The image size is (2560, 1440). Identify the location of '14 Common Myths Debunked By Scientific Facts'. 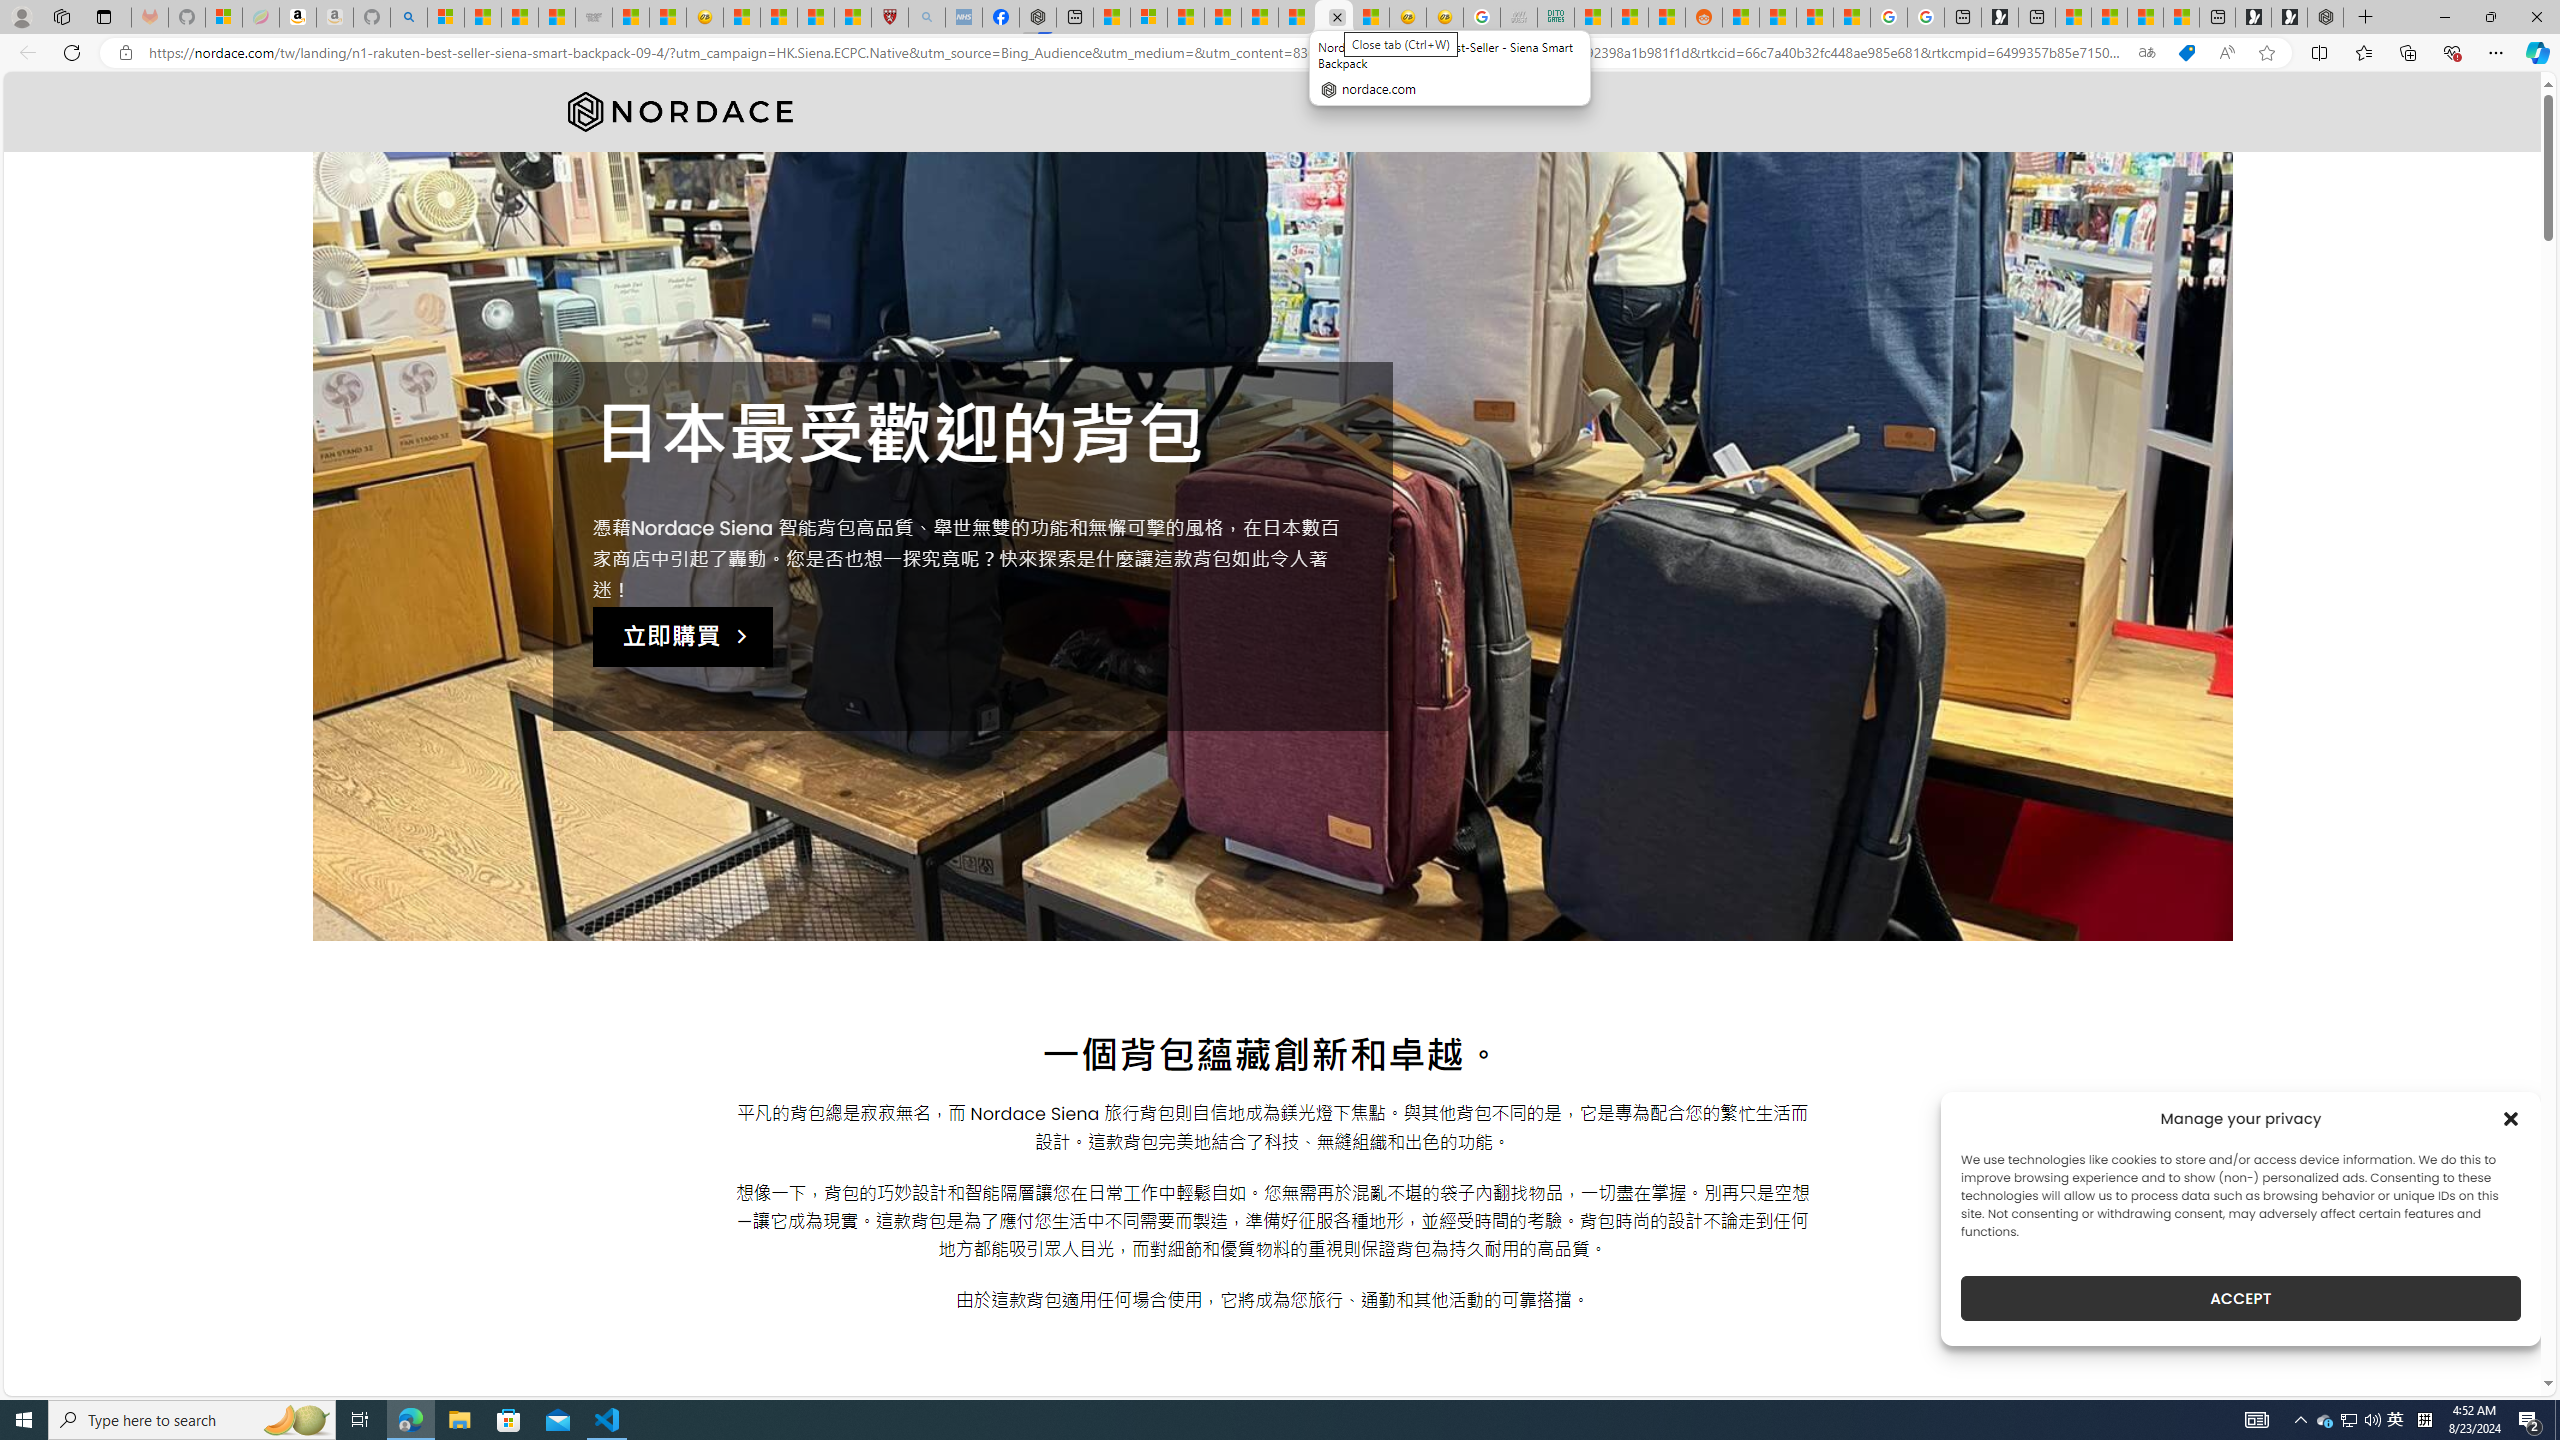
(1259, 16).